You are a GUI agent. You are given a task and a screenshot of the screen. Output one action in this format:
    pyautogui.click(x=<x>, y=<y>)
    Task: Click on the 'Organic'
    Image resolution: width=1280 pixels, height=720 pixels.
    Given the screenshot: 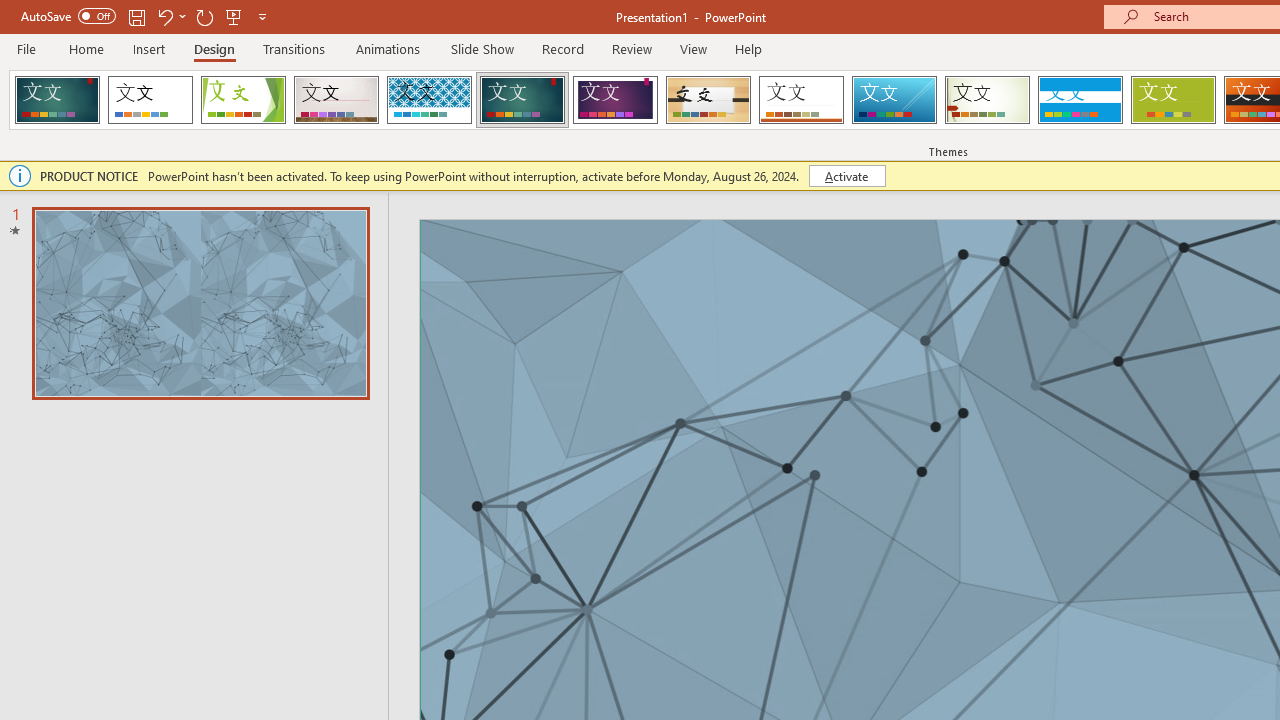 What is the action you would take?
    pyautogui.click(x=708, y=100)
    